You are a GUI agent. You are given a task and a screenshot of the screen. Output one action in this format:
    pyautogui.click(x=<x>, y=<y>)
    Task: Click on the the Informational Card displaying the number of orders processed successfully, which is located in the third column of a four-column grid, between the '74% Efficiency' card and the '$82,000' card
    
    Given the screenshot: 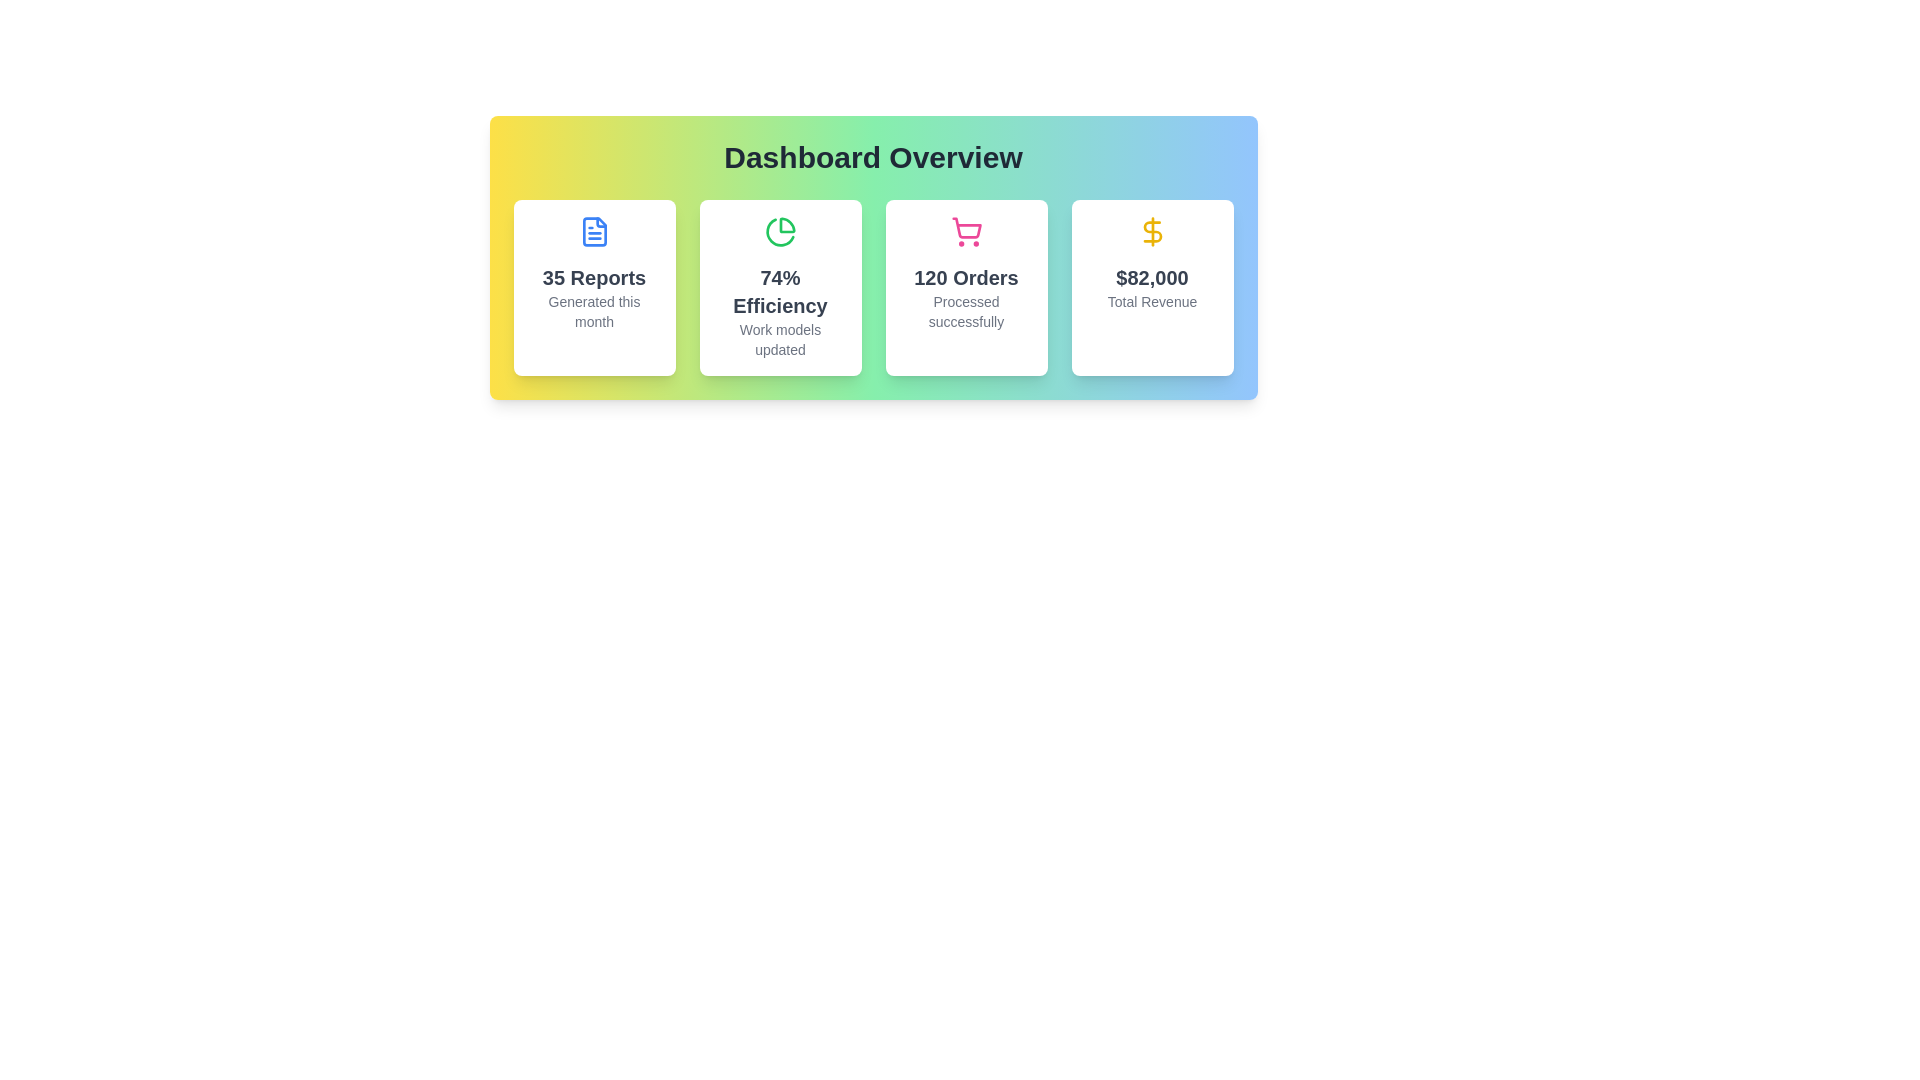 What is the action you would take?
    pyautogui.click(x=966, y=288)
    